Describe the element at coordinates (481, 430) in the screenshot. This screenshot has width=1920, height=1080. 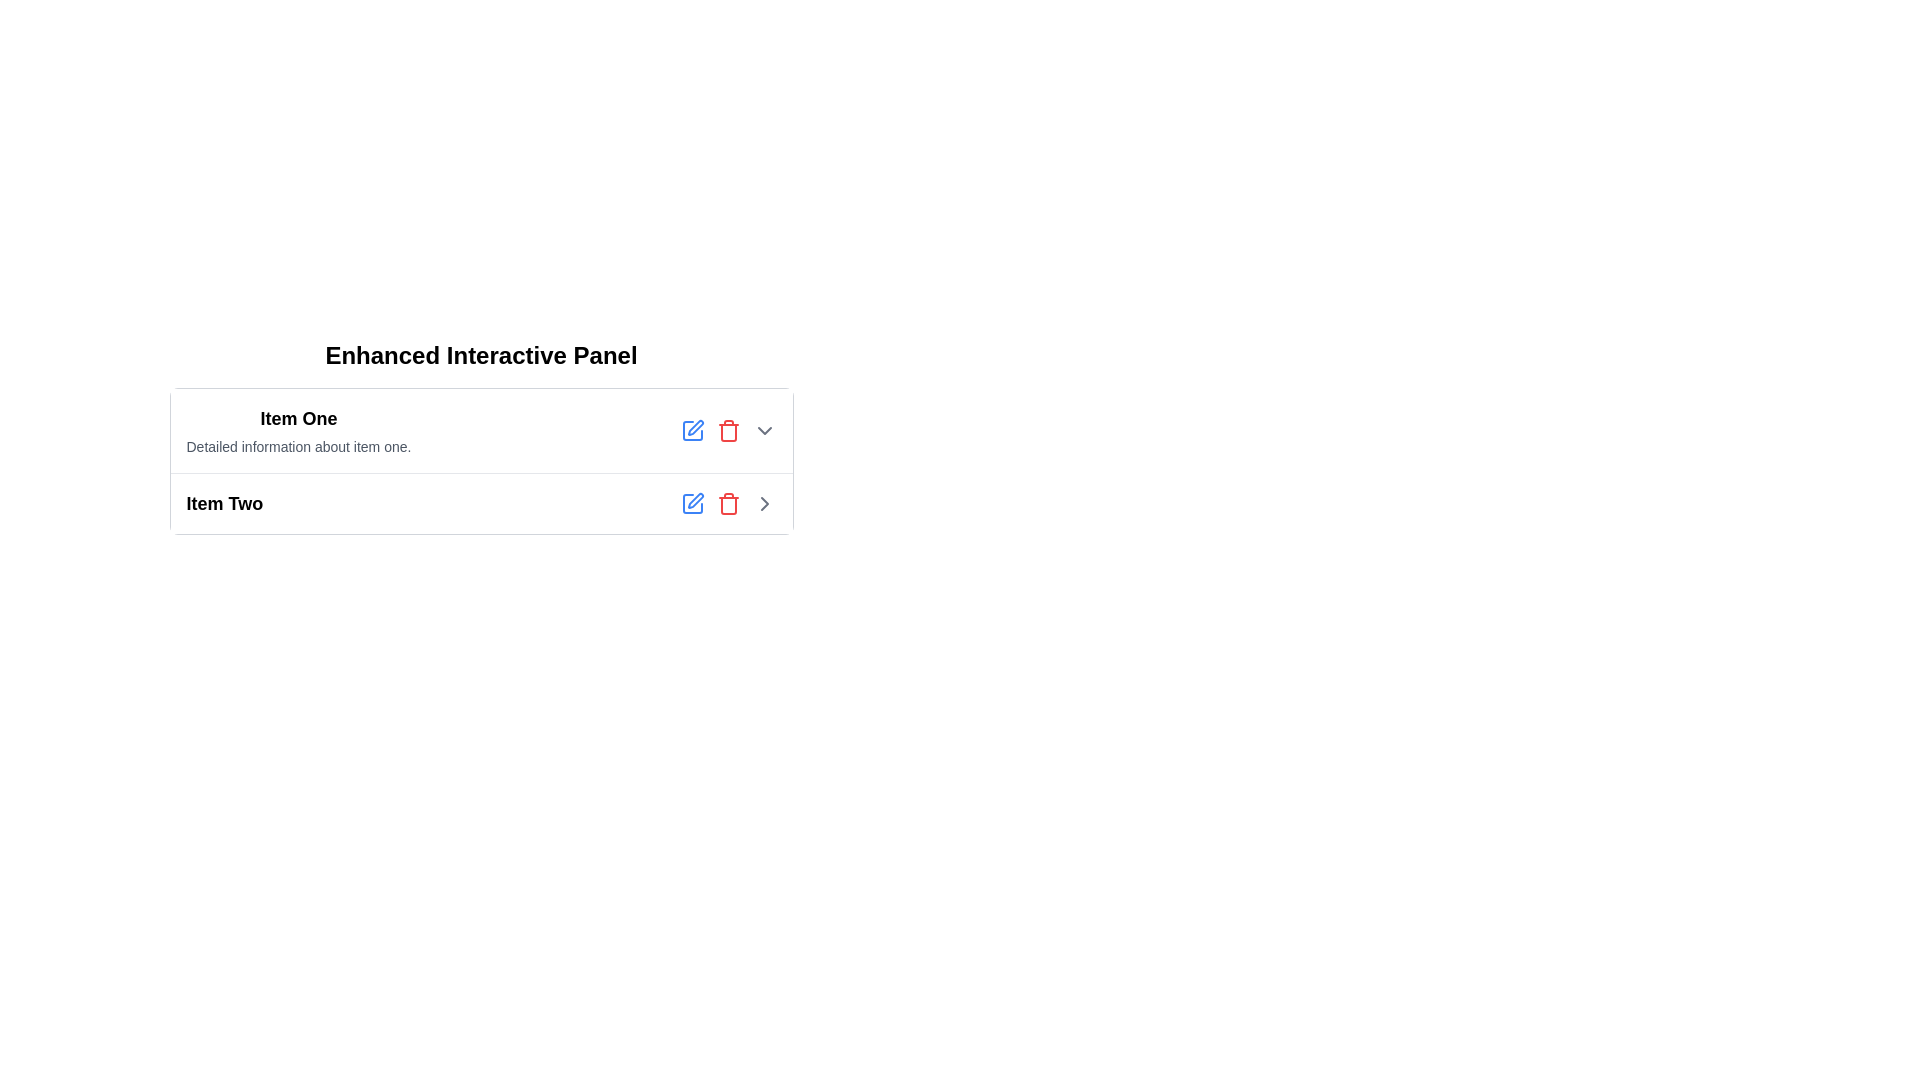
I see `title 'Item One' from the first list item that includes interactive icons for editing and deleting` at that location.